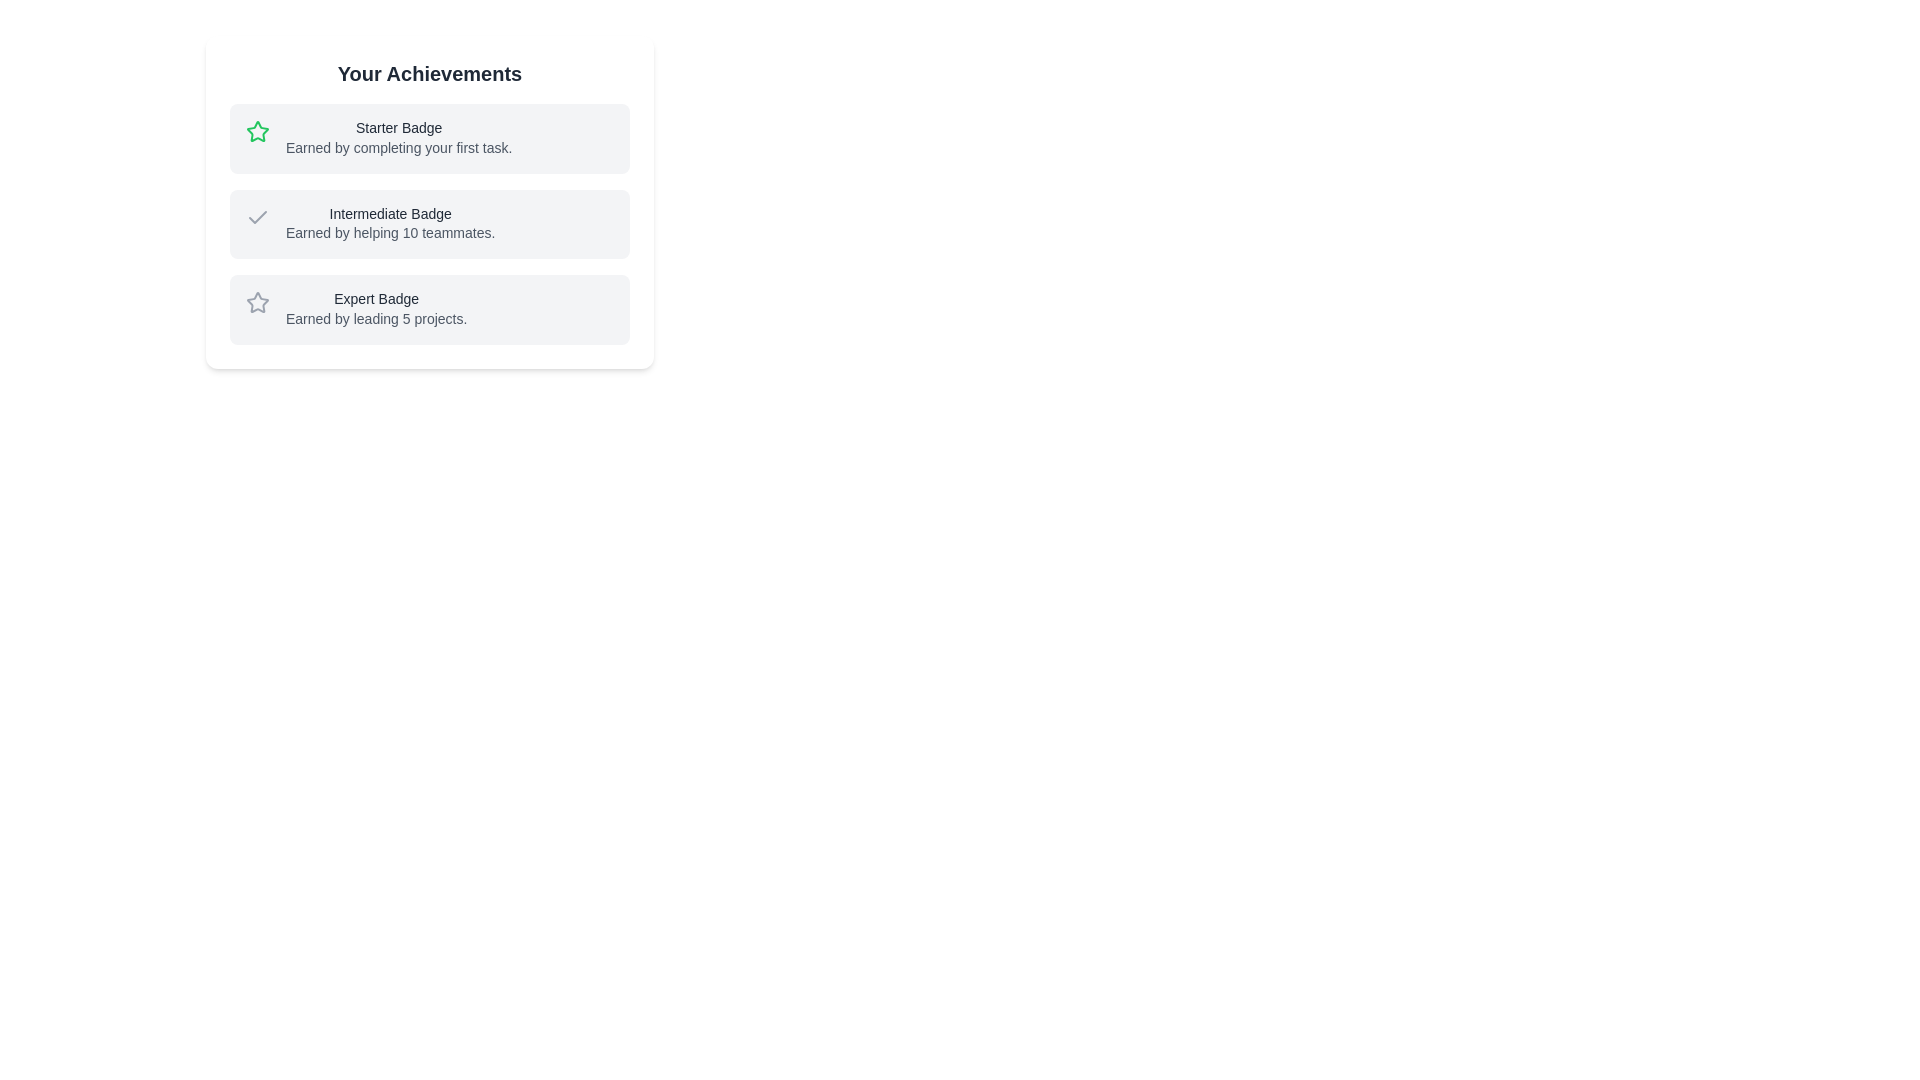  I want to click on the status indicator icon for the 'Intermediate Badge', which is located on the left side of the text 'Earned by helping 10 teammates', so click(257, 216).